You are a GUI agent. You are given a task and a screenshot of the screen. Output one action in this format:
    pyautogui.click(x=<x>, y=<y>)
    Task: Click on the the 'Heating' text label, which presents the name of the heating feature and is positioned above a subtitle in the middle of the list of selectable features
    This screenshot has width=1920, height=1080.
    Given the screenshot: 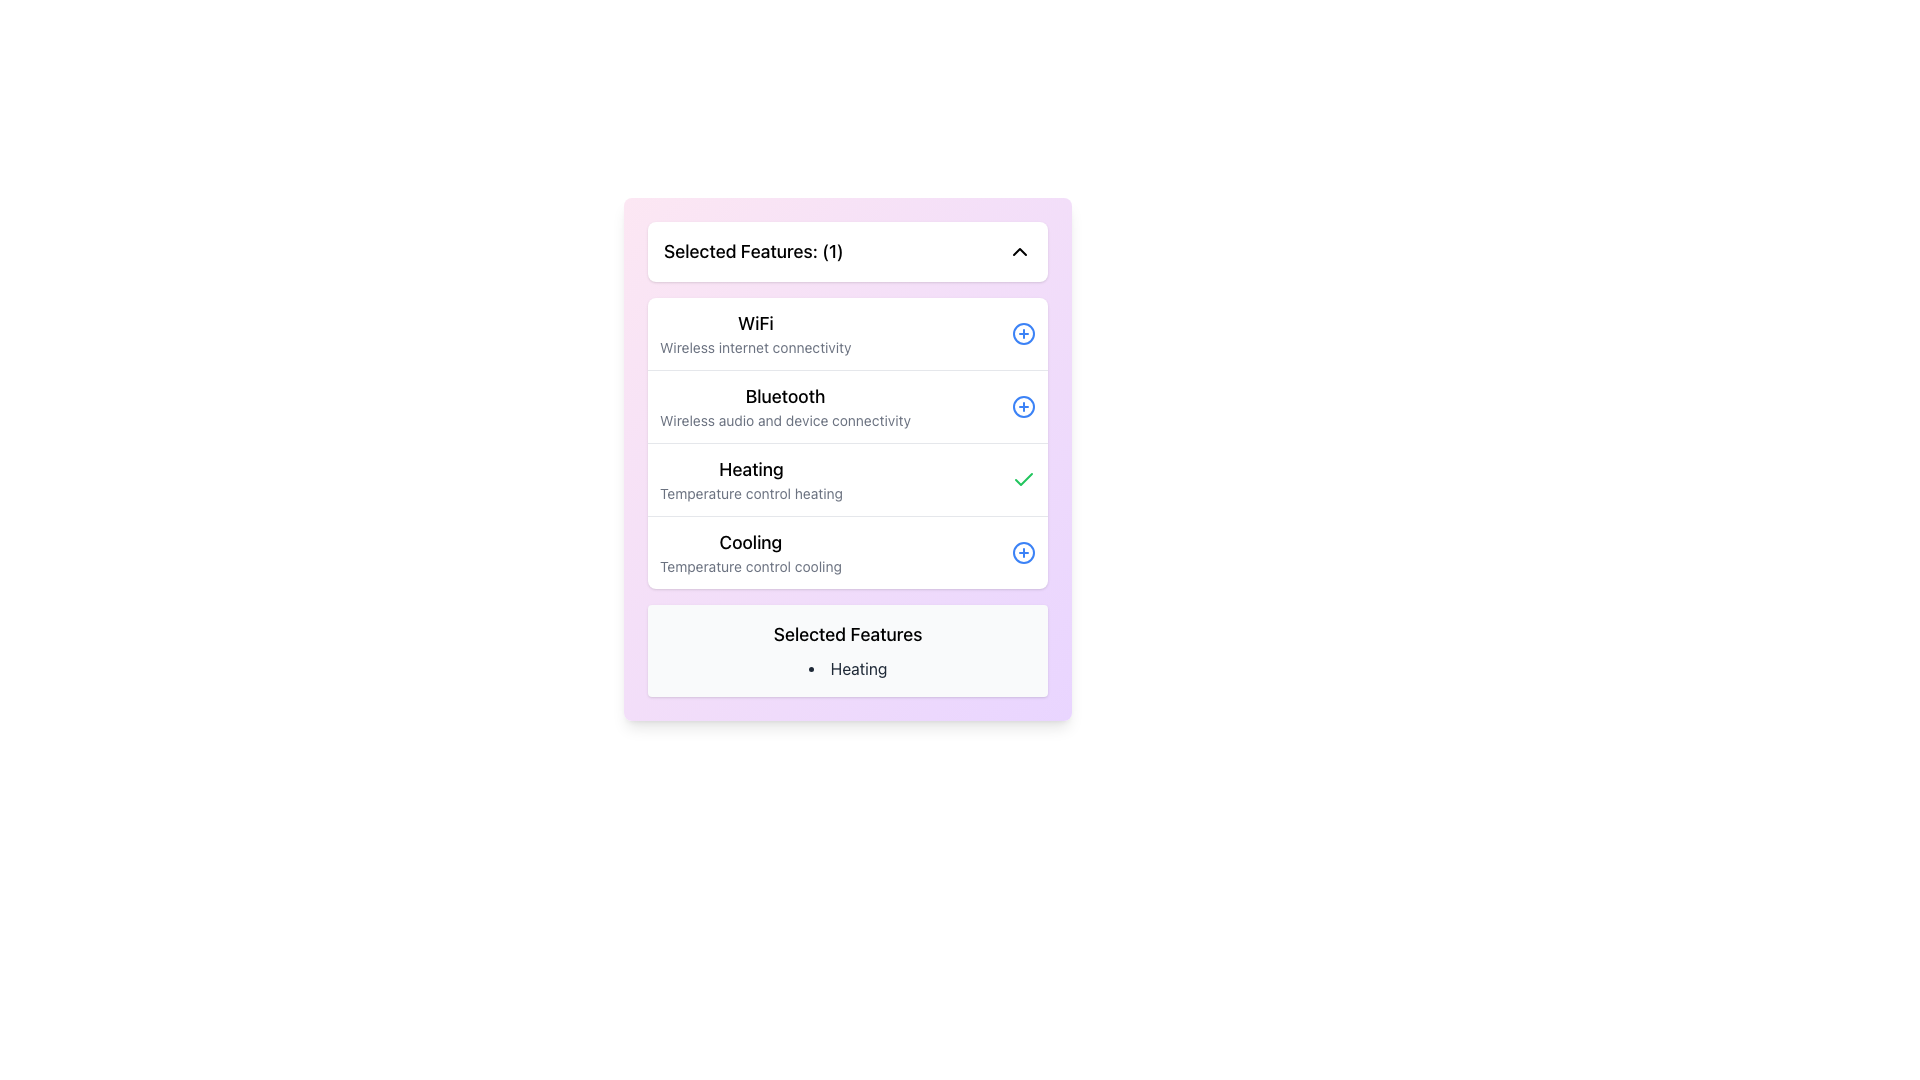 What is the action you would take?
    pyautogui.click(x=750, y=470)
    